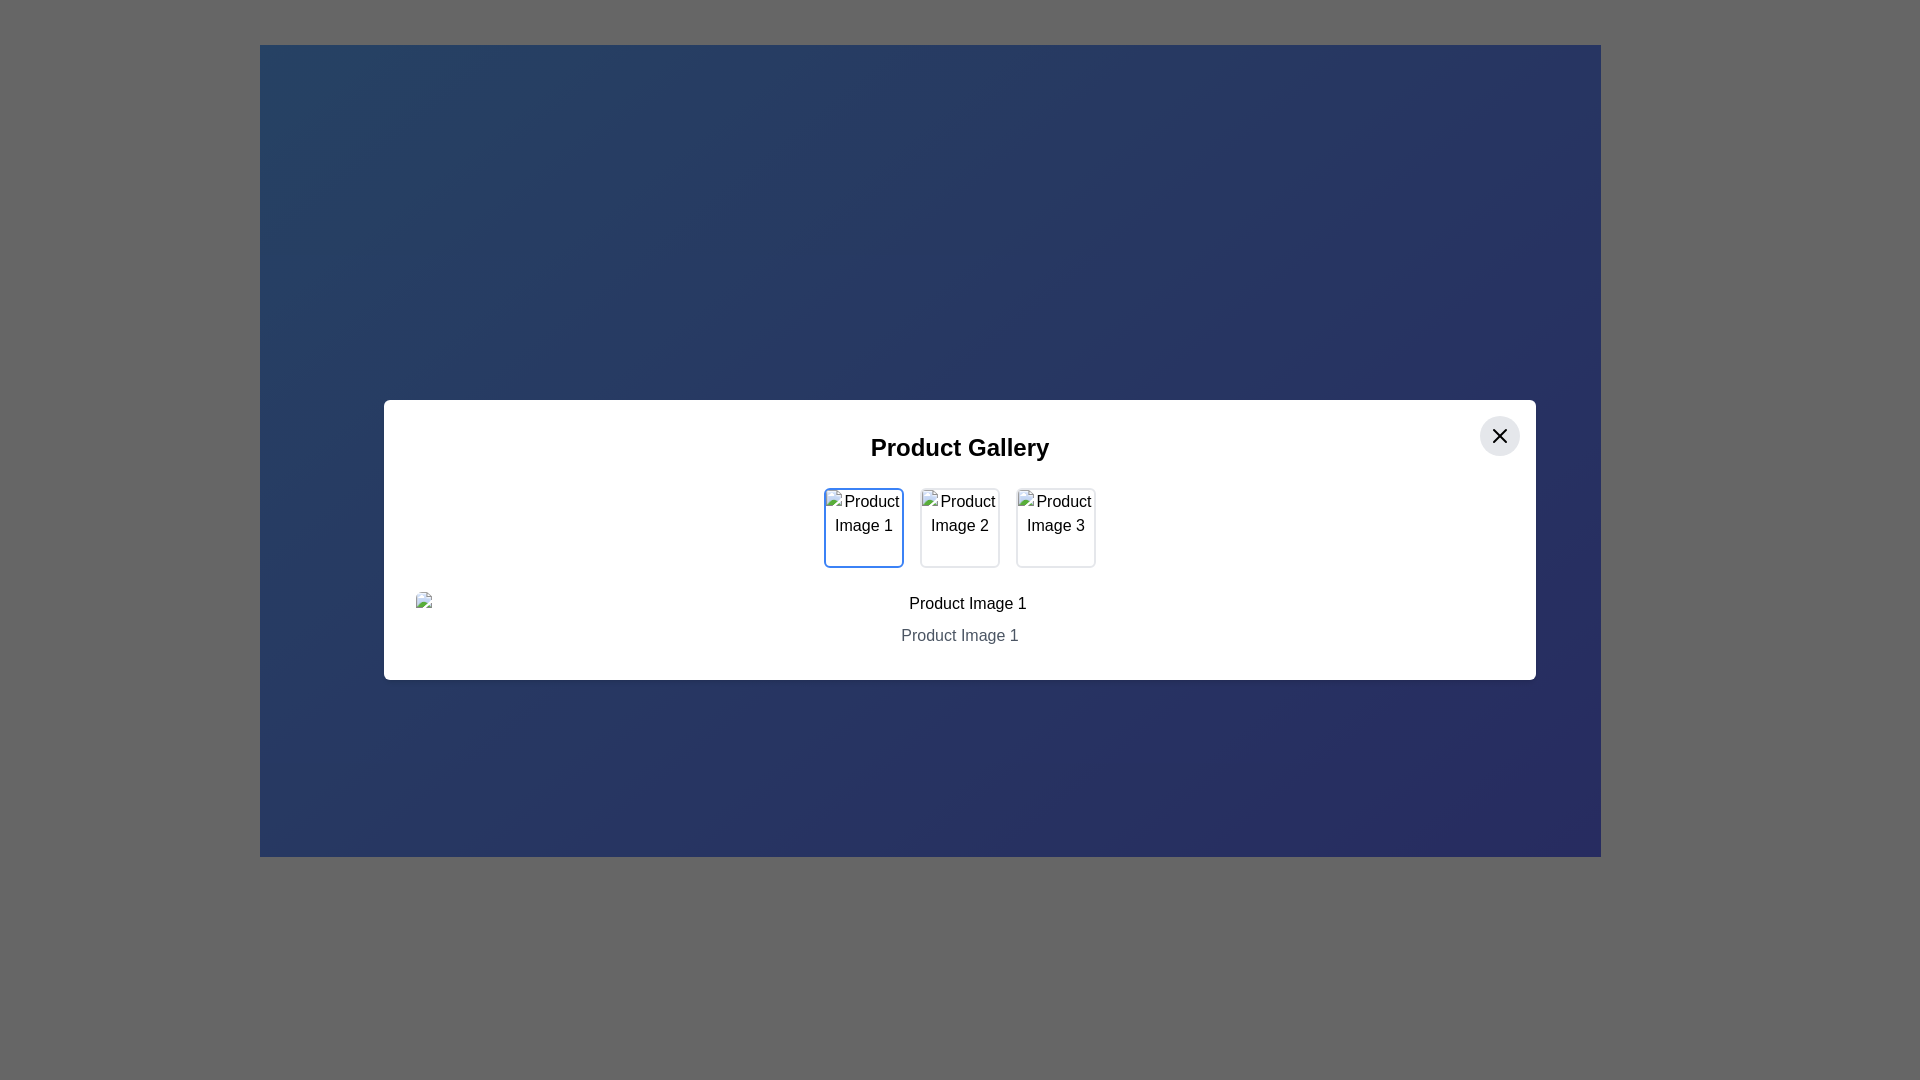 The image size is (1920, 1080). I want to click on the 'X' shaped close icon located in the top-right corner of the product gallery card, so click(1499, 434).